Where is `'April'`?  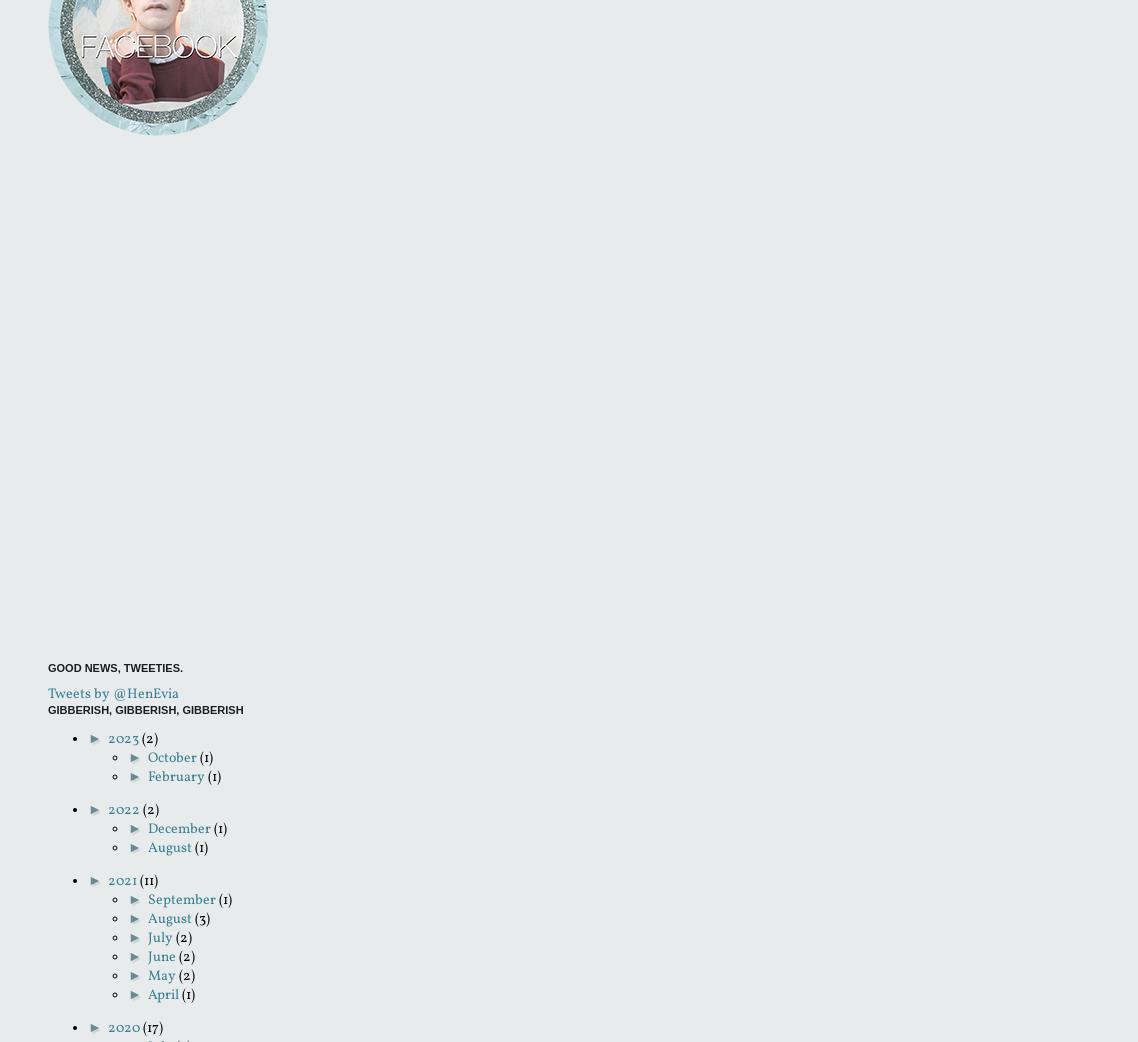 'April' is located at coordinates (147, 995).